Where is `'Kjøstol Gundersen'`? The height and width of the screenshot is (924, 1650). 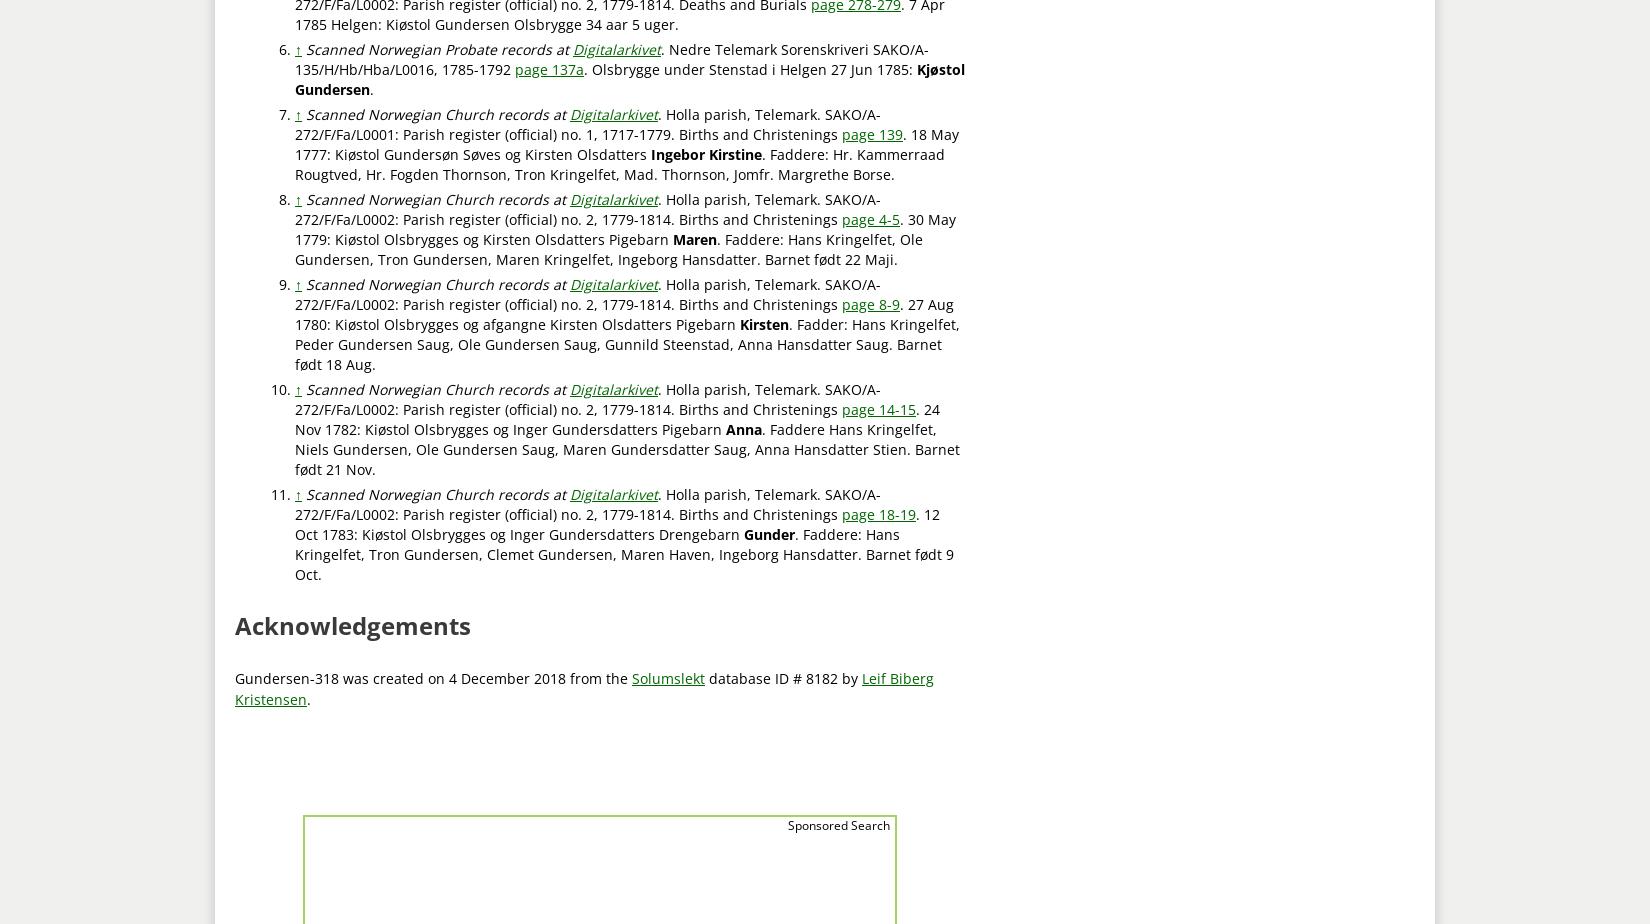
'Kjøstol Gundersen' is located at coordinates (295, 78).